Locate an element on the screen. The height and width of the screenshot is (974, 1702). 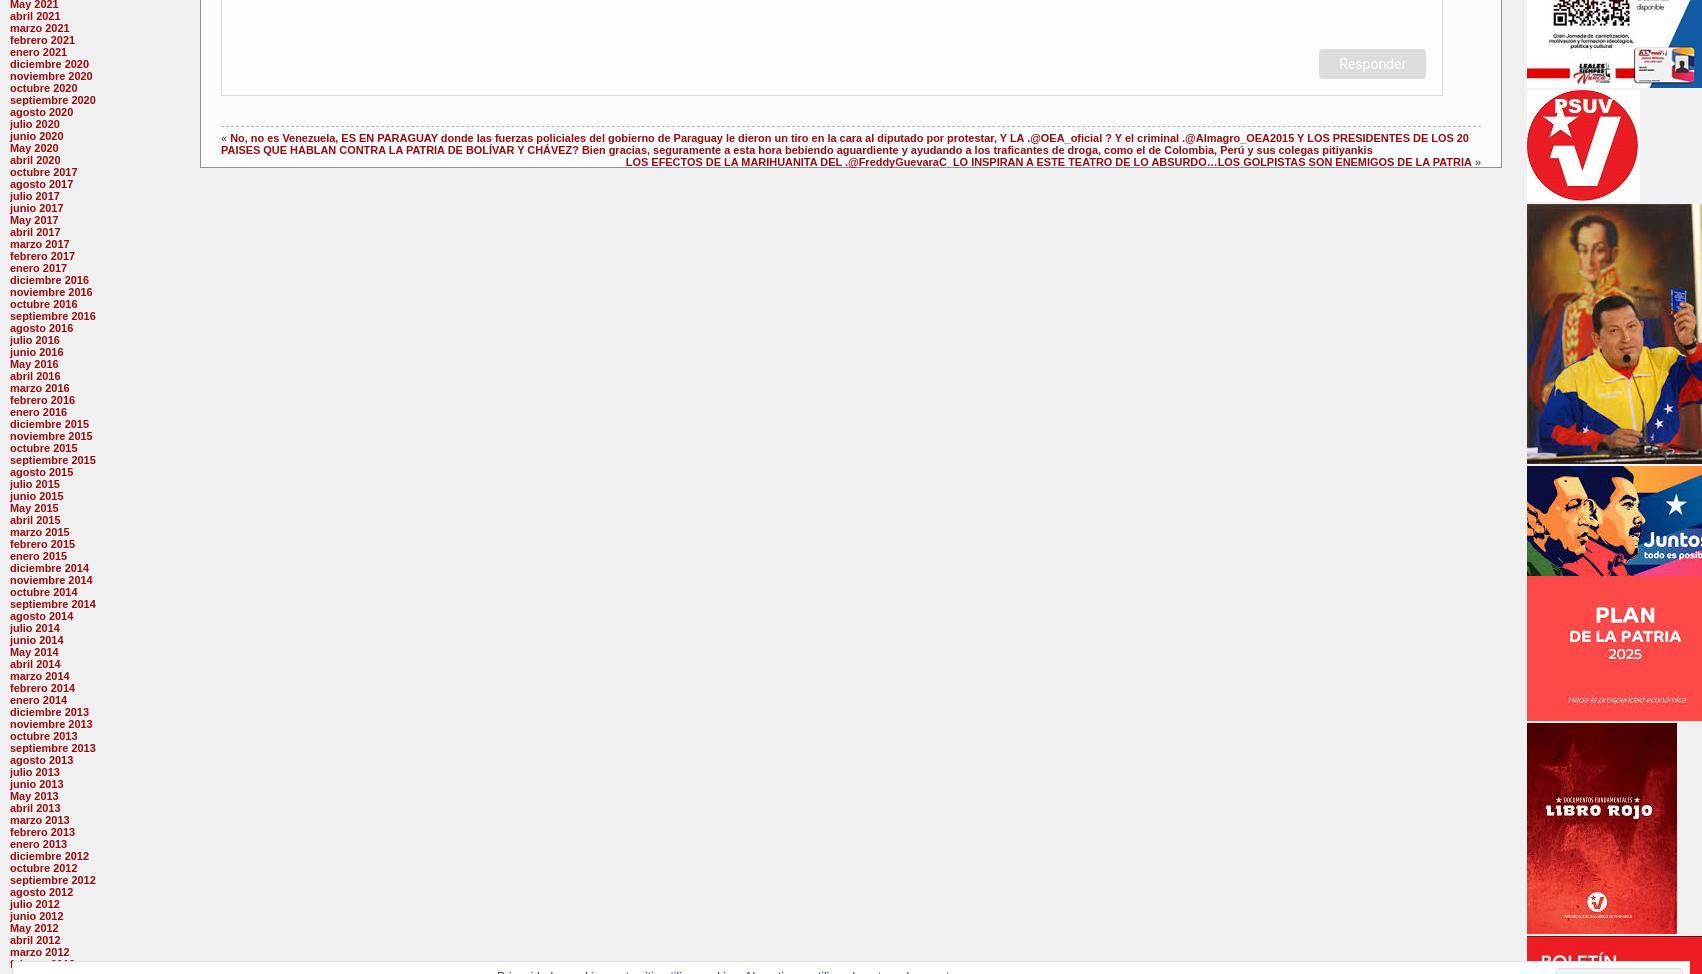
'abril 2015' is located at coordinates (35, 520).